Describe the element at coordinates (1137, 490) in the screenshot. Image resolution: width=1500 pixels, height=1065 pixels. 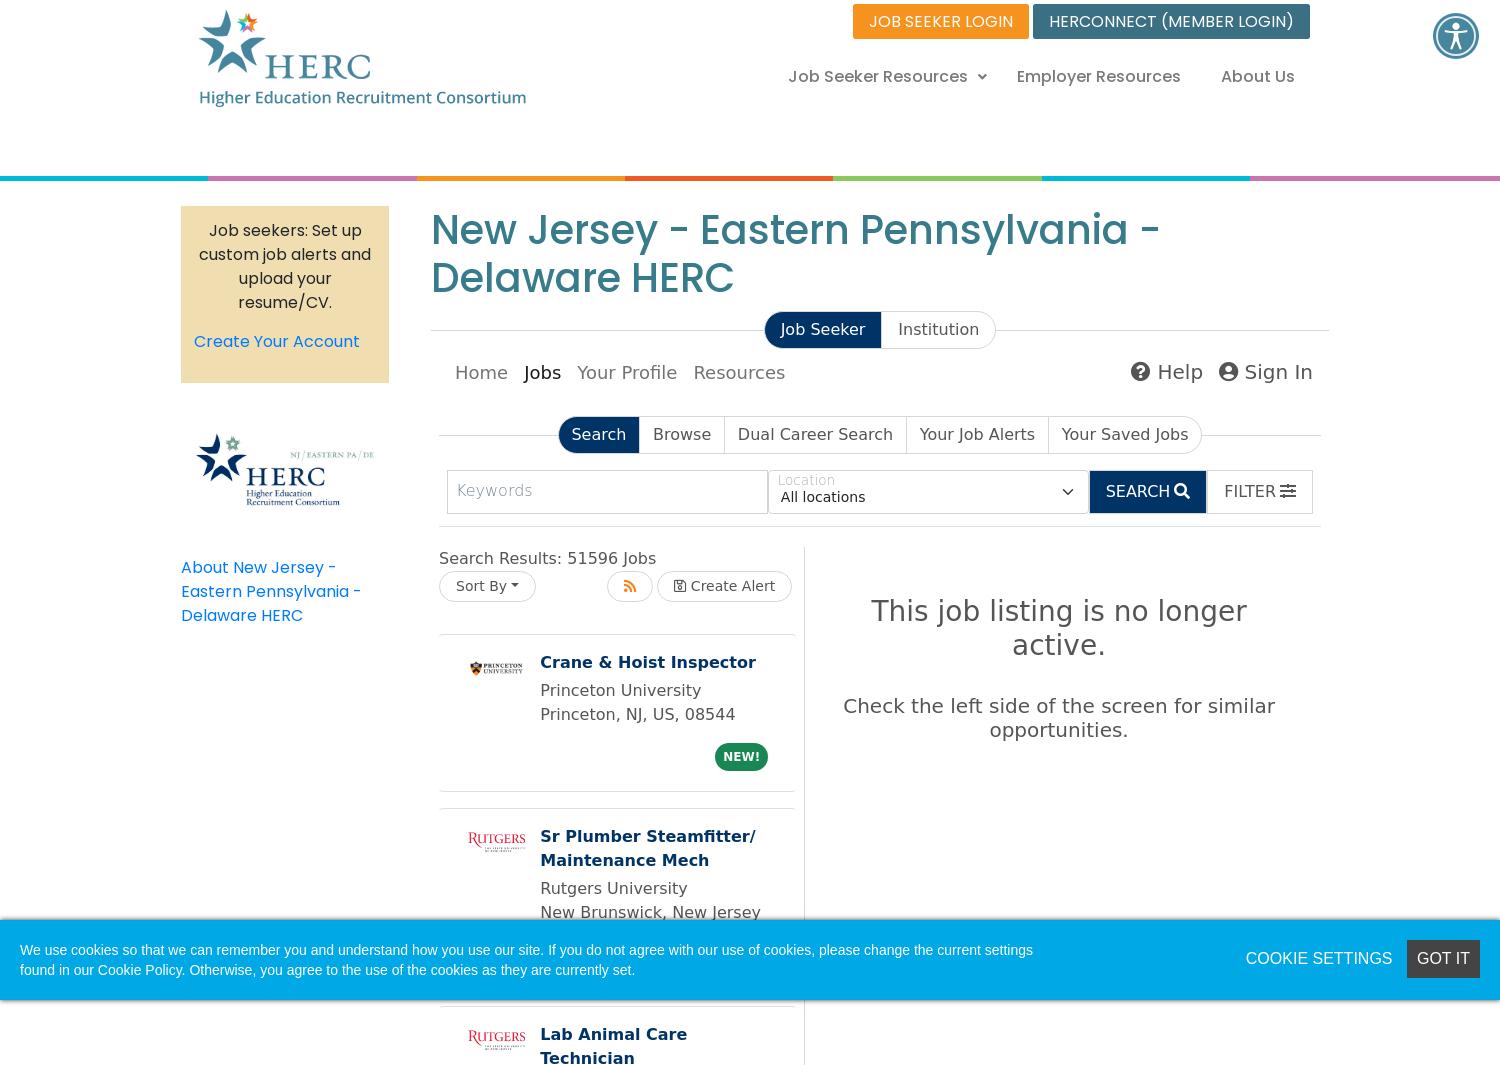
I see `'SEARCH'` at that location.